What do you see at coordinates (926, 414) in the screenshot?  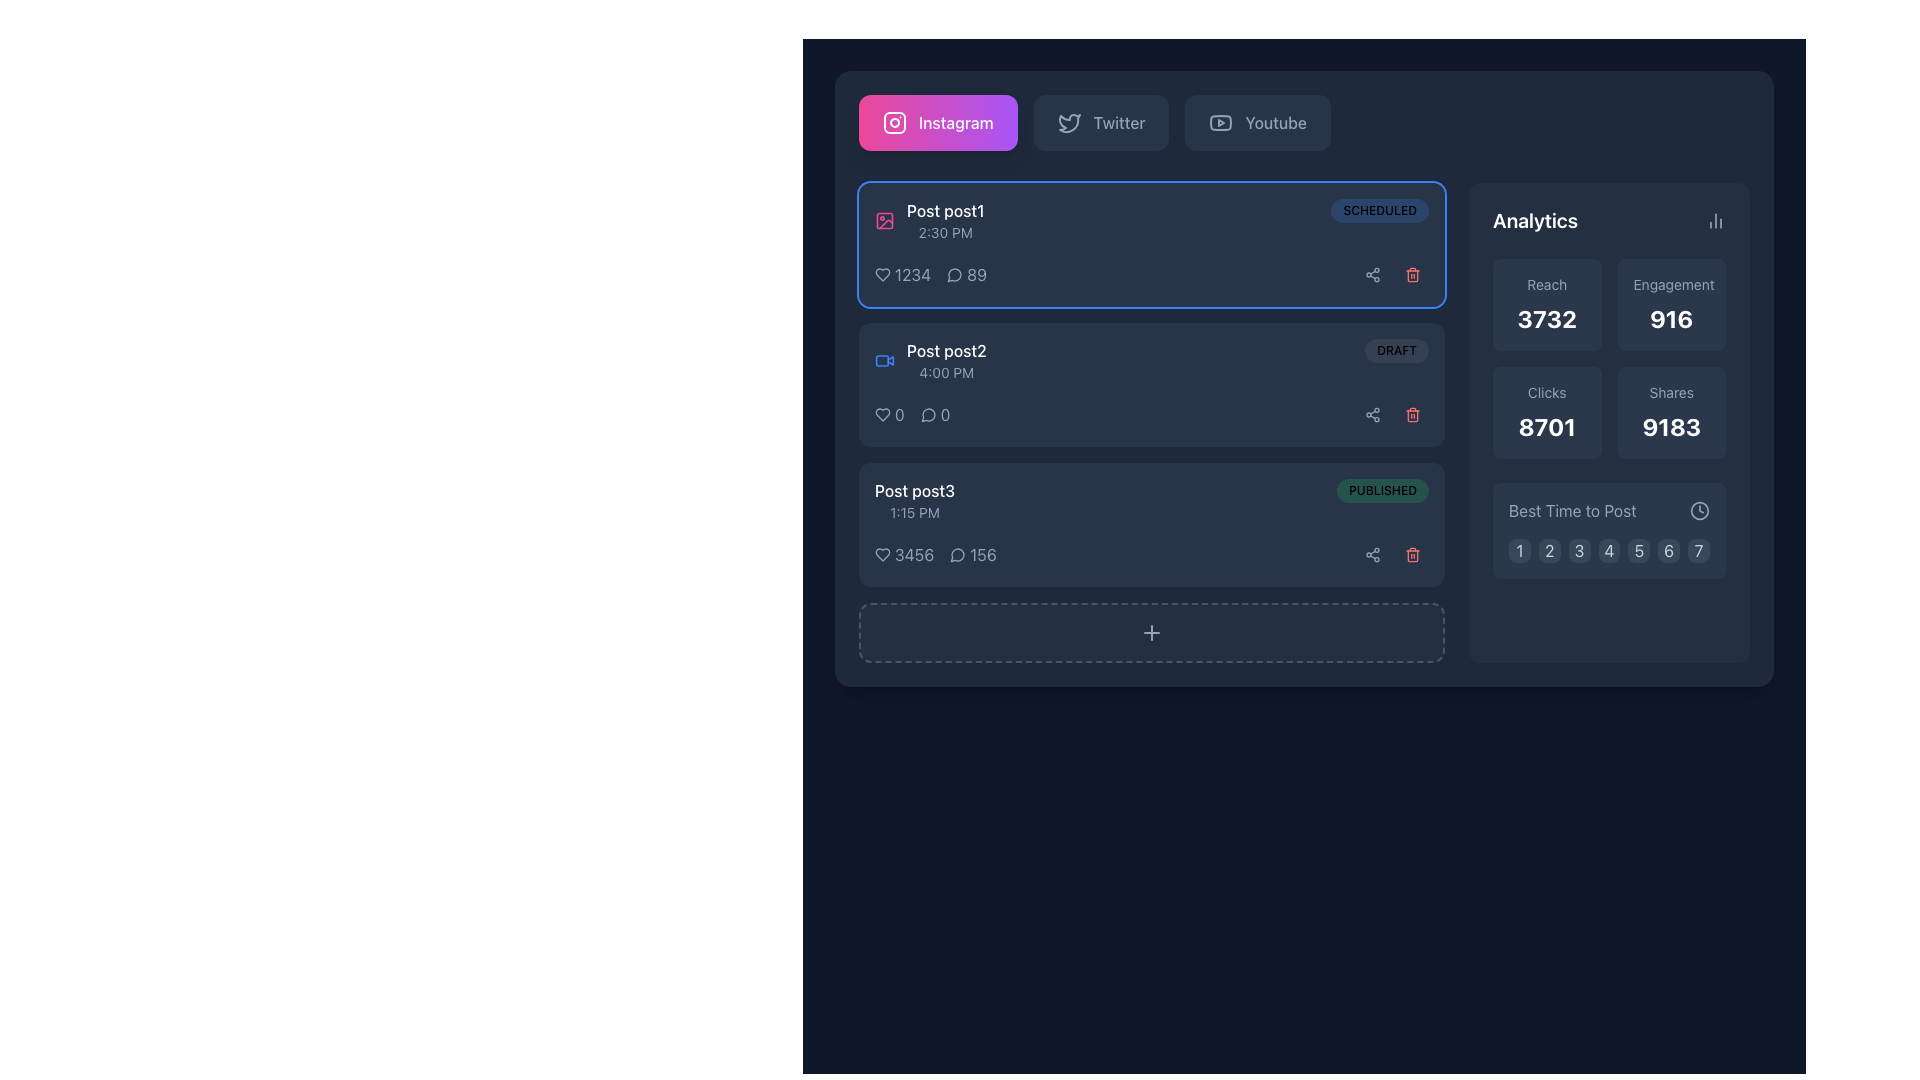 I see `the comment icon located below the second post entry` at bounding box center [926, 414].